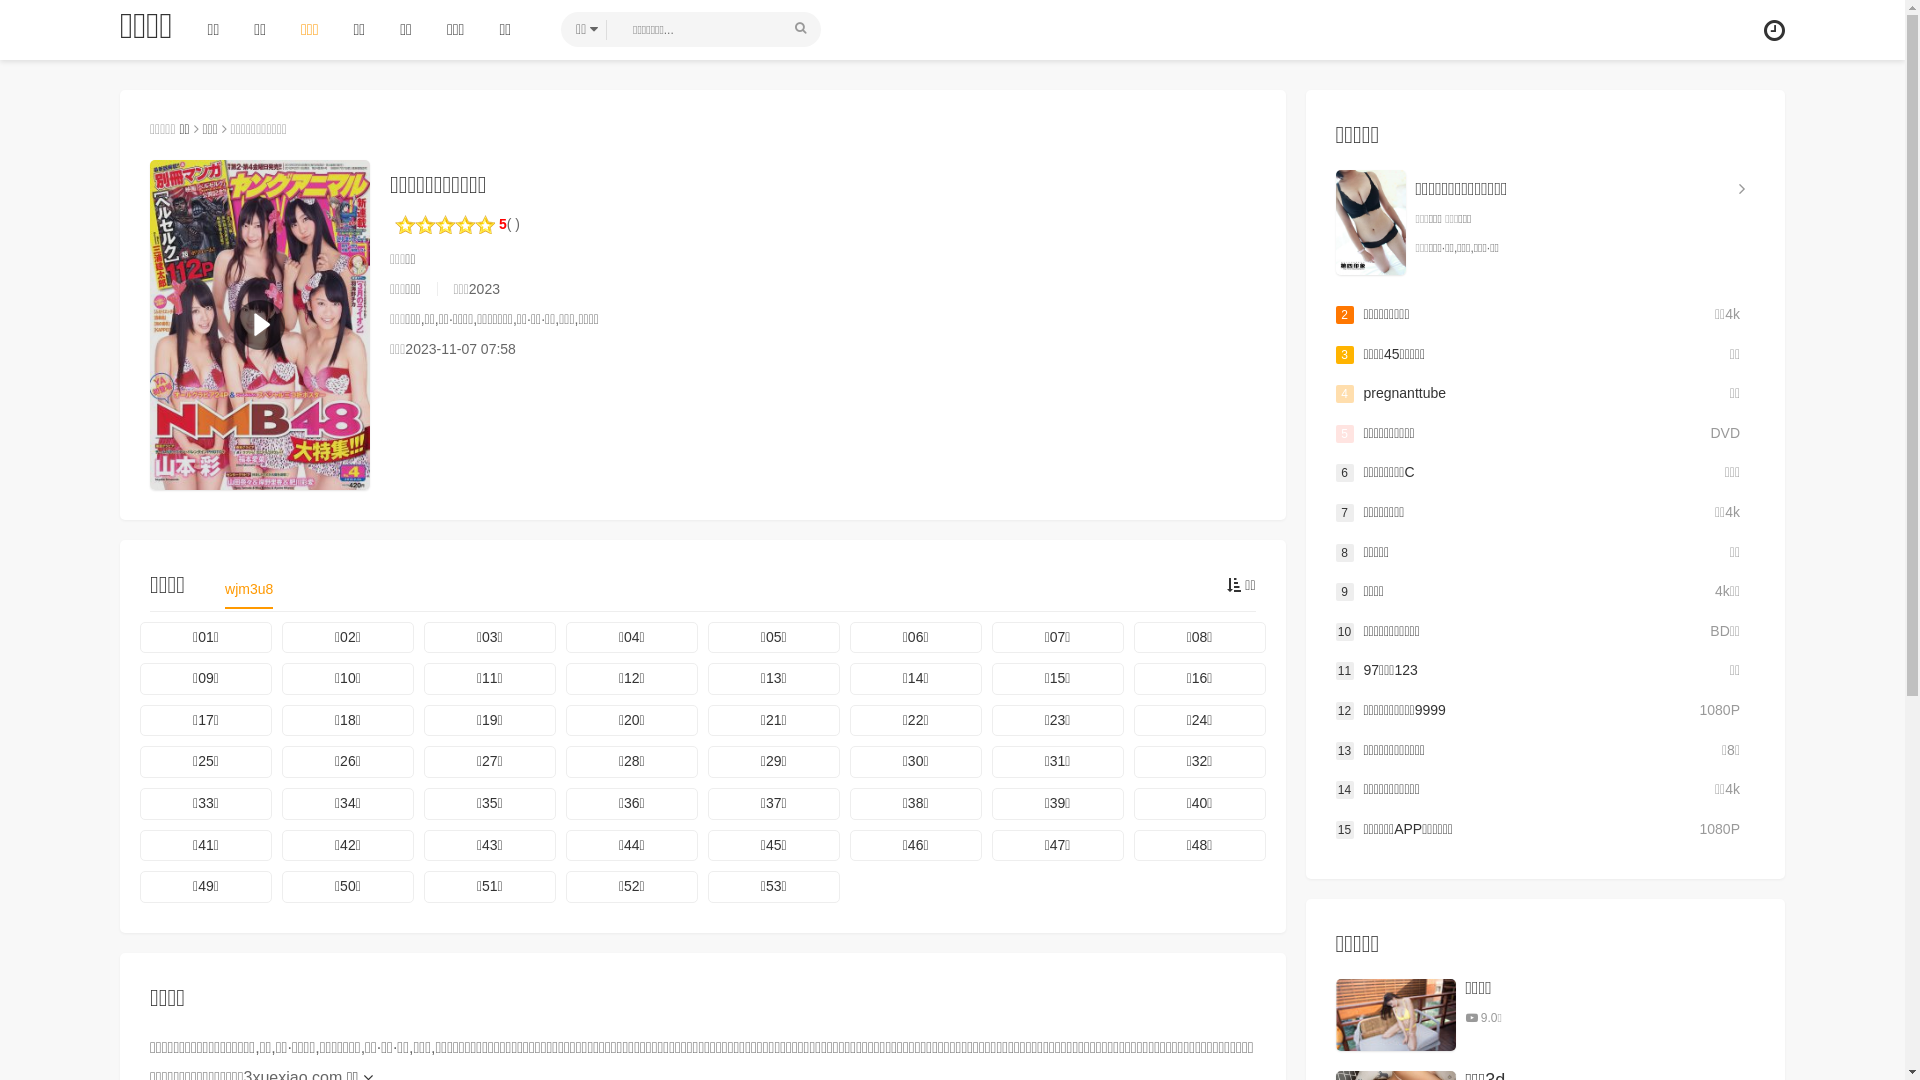 This screenshot has width=1920, height=1080. Describe the element at coordinates (248, 593) in the screenshot. I see `'wjm3u8'` at that location.